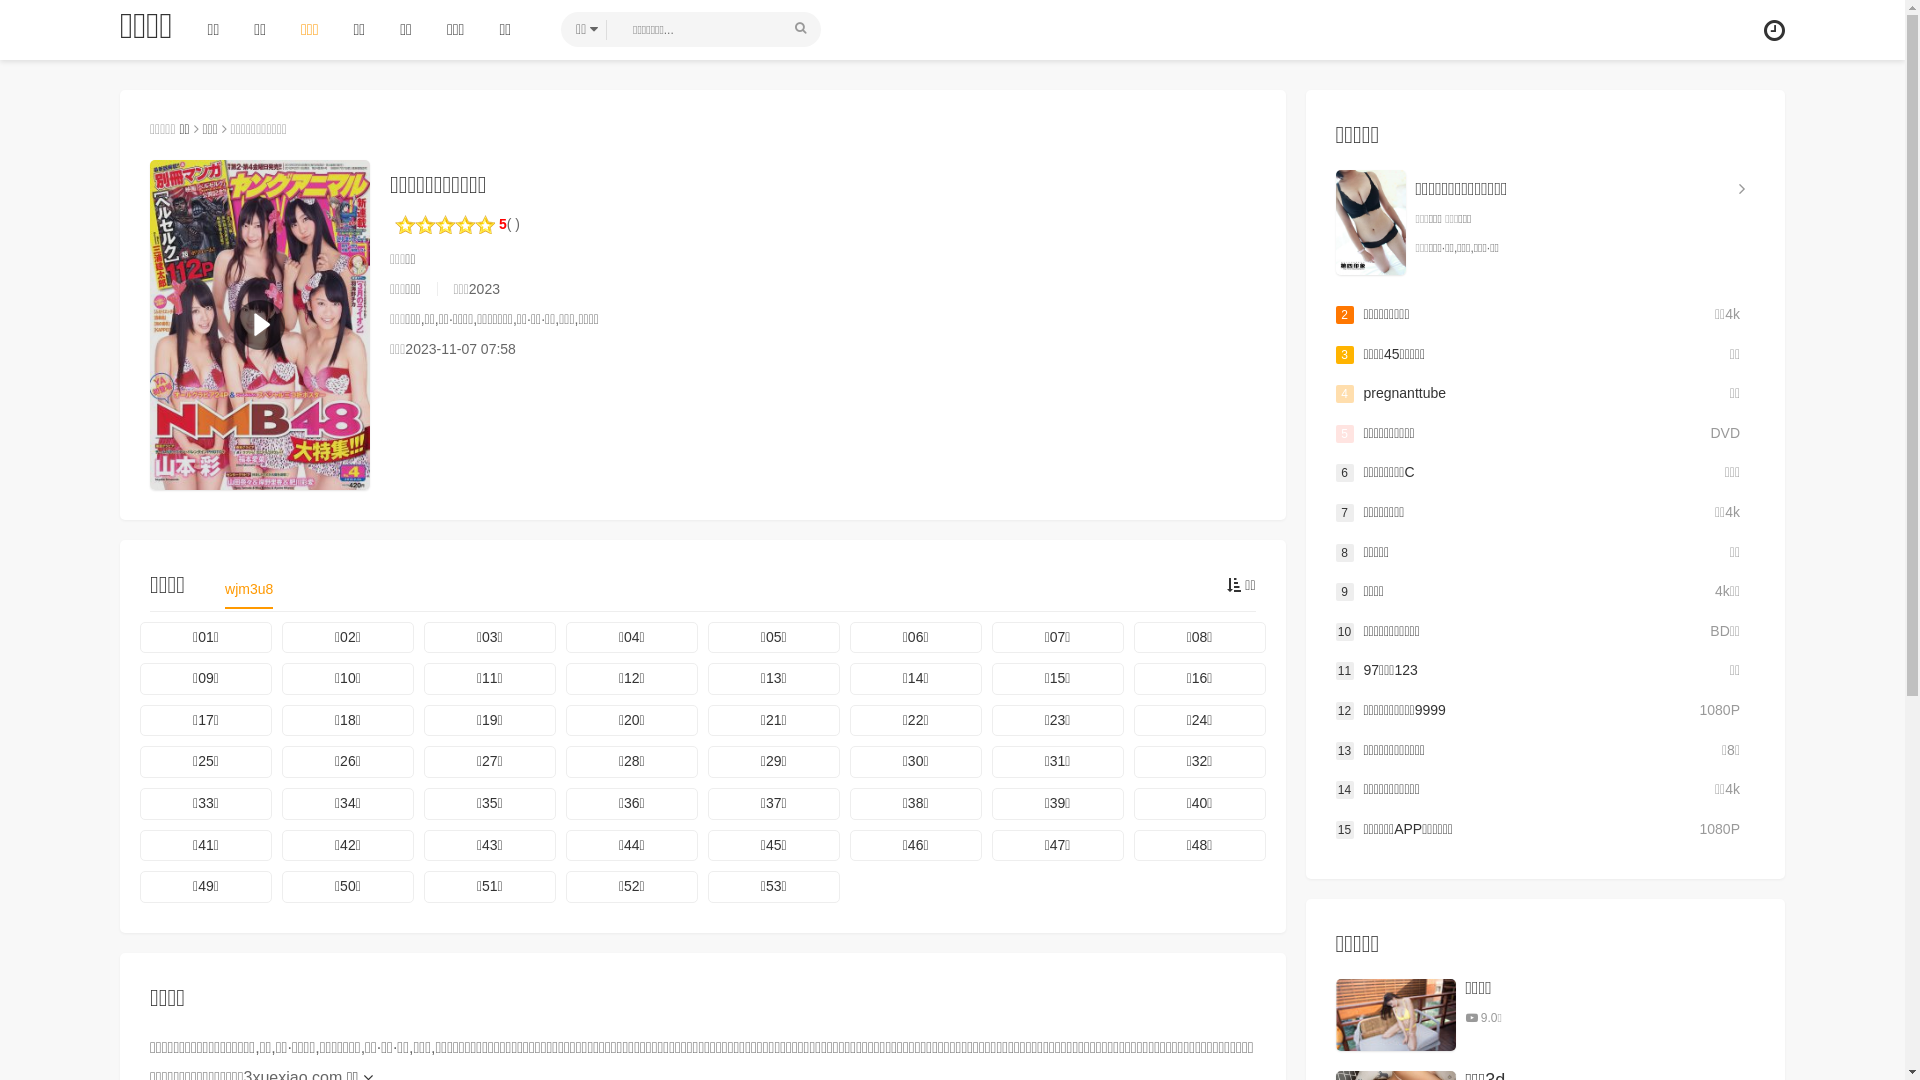 This screenshot has width=1920, height=1080. Describe the element at coordinates (248, 593) in the screenshot. I see `'wjm3u8'` at that location.